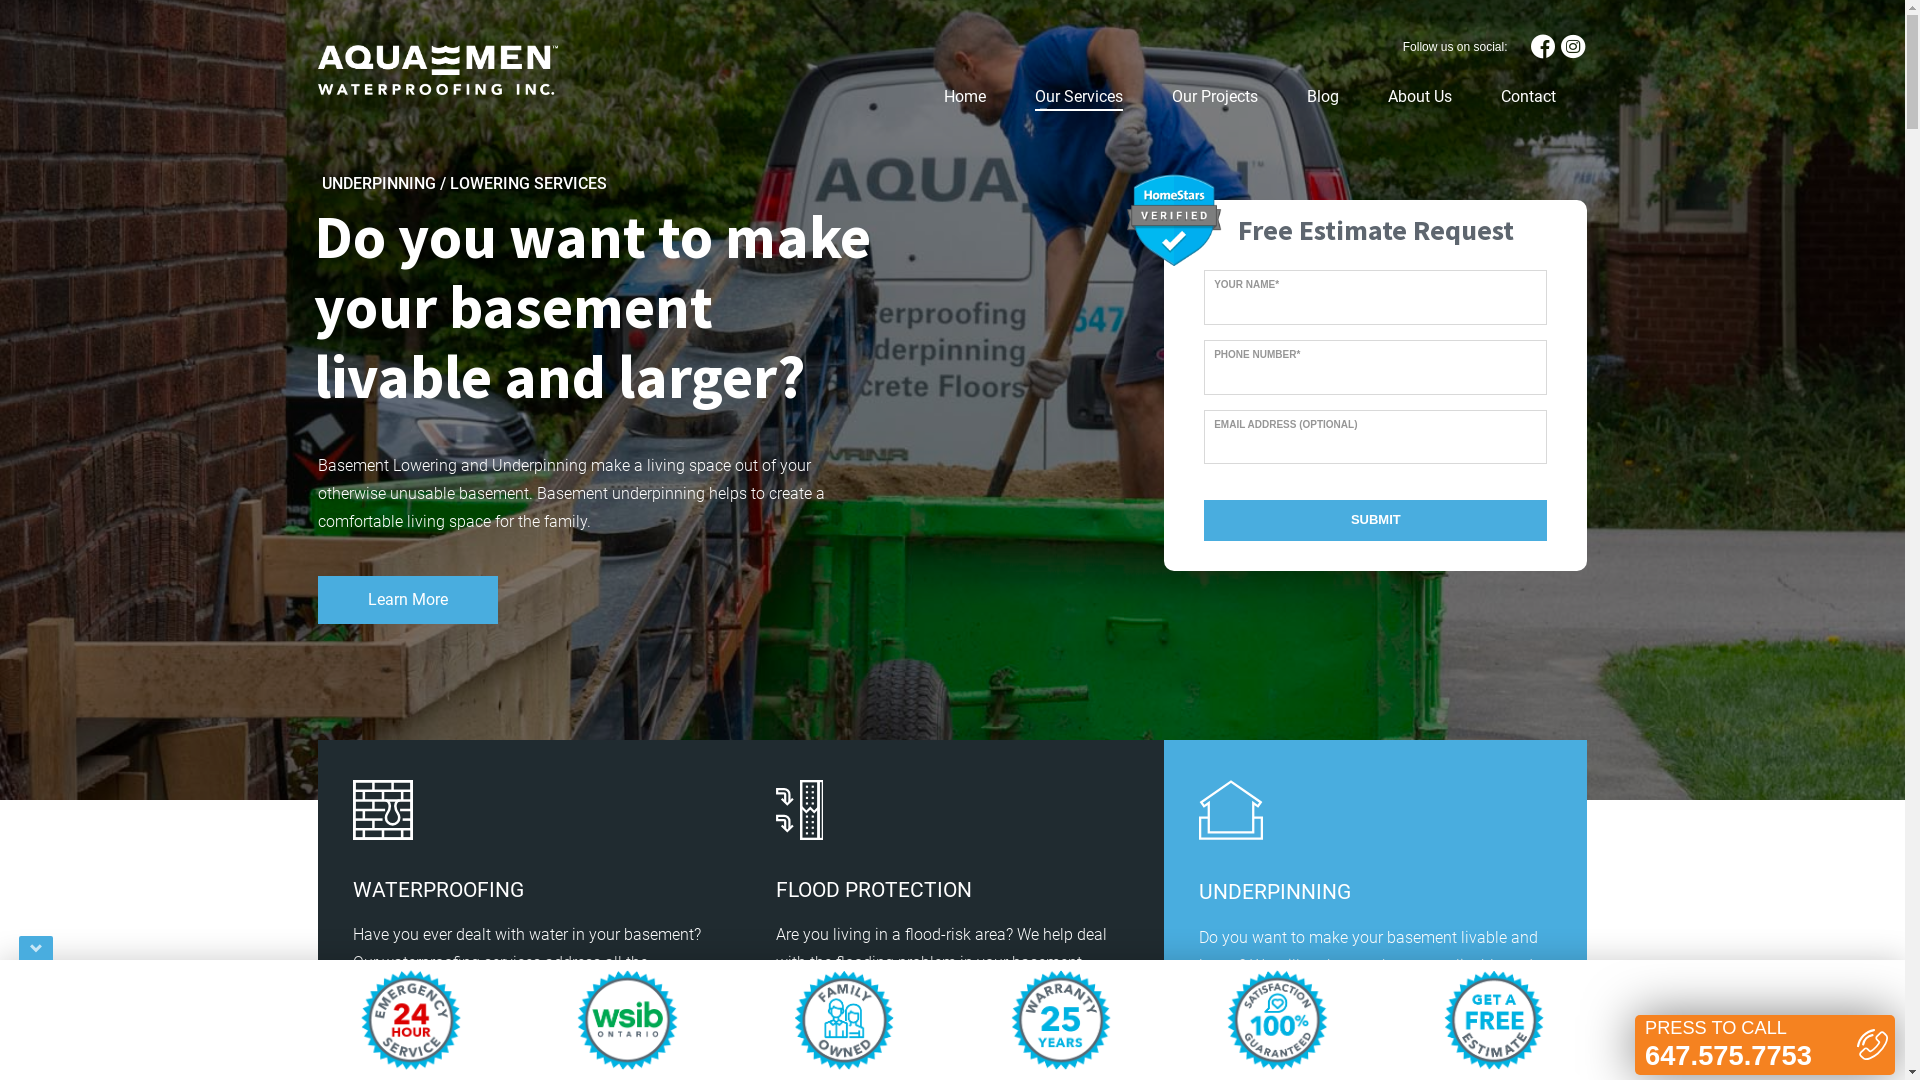 This screenshot has width=1920, height=1080. Describe the element at coordinates (1488, 96) in the screenshot. I see `'Contact'` at that location.